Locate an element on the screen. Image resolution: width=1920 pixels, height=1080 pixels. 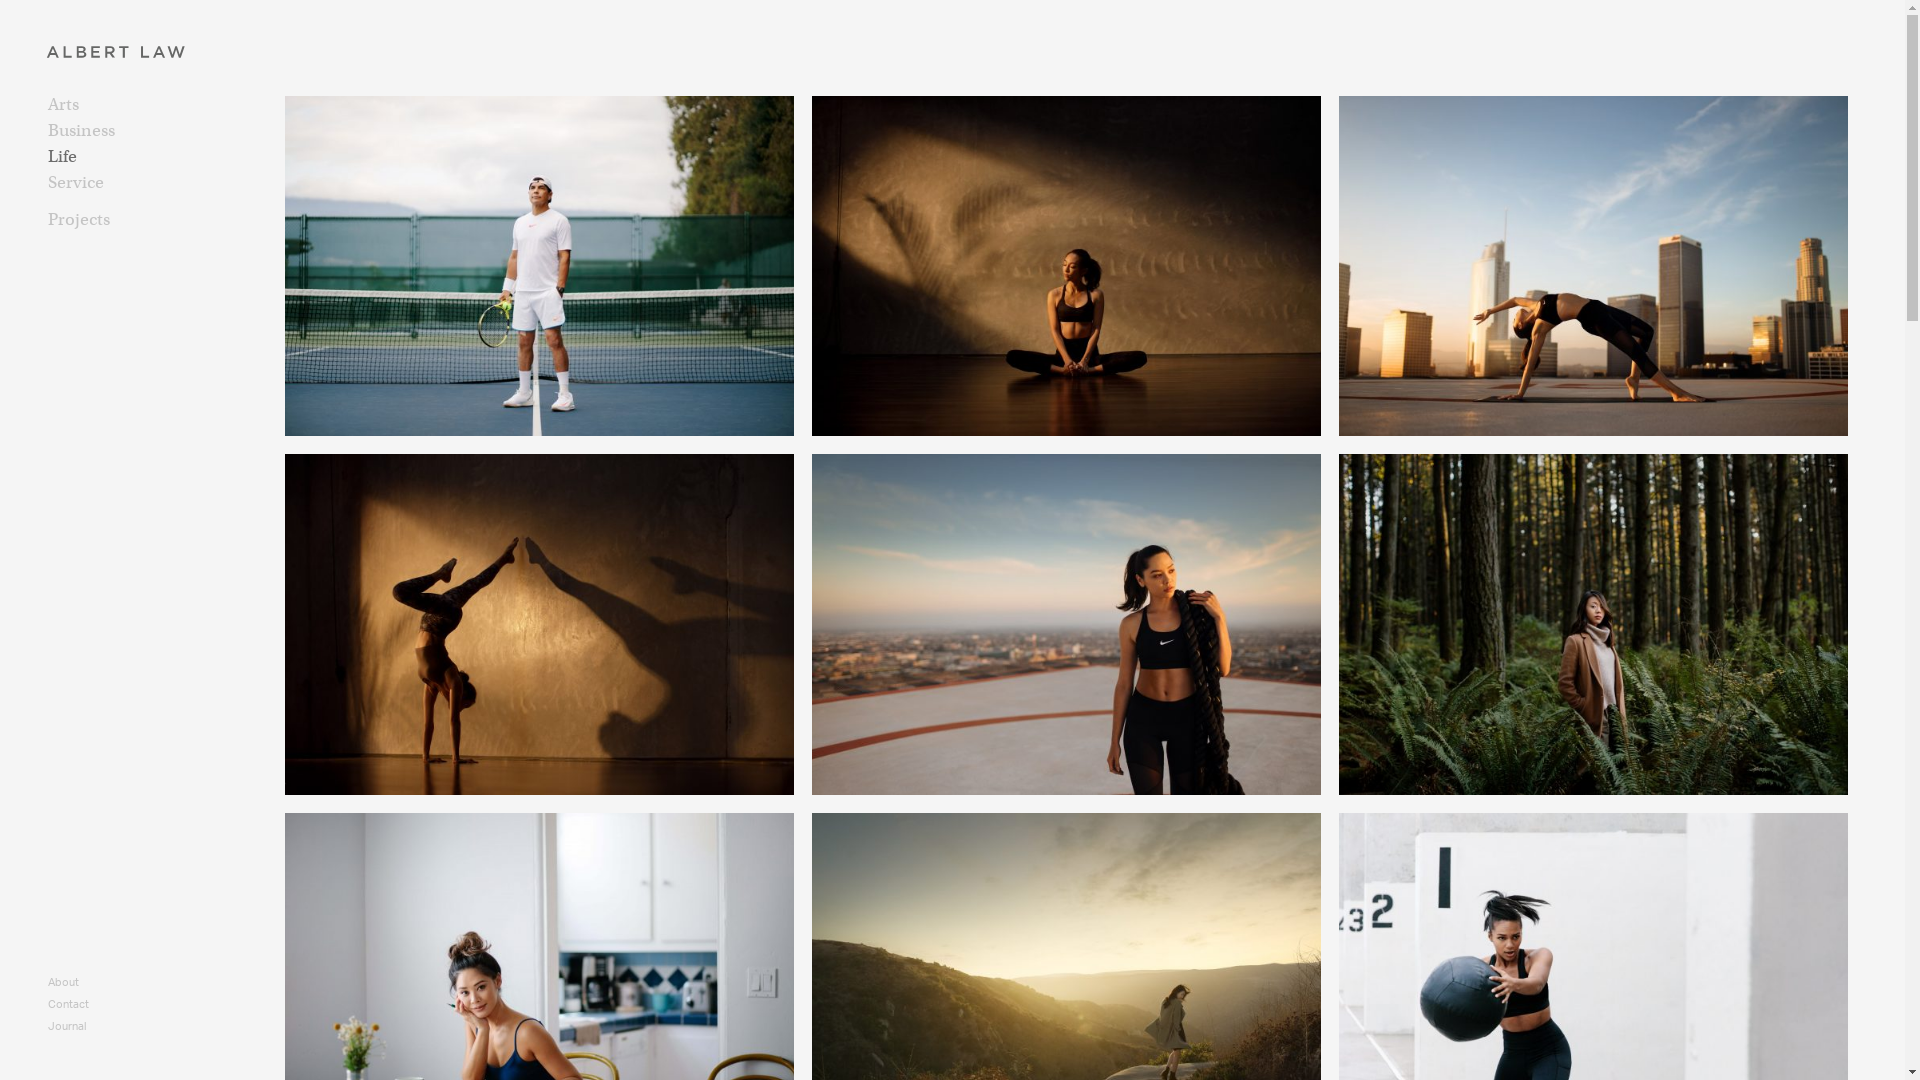
'Journal' is located at coordinates (67, 1026).